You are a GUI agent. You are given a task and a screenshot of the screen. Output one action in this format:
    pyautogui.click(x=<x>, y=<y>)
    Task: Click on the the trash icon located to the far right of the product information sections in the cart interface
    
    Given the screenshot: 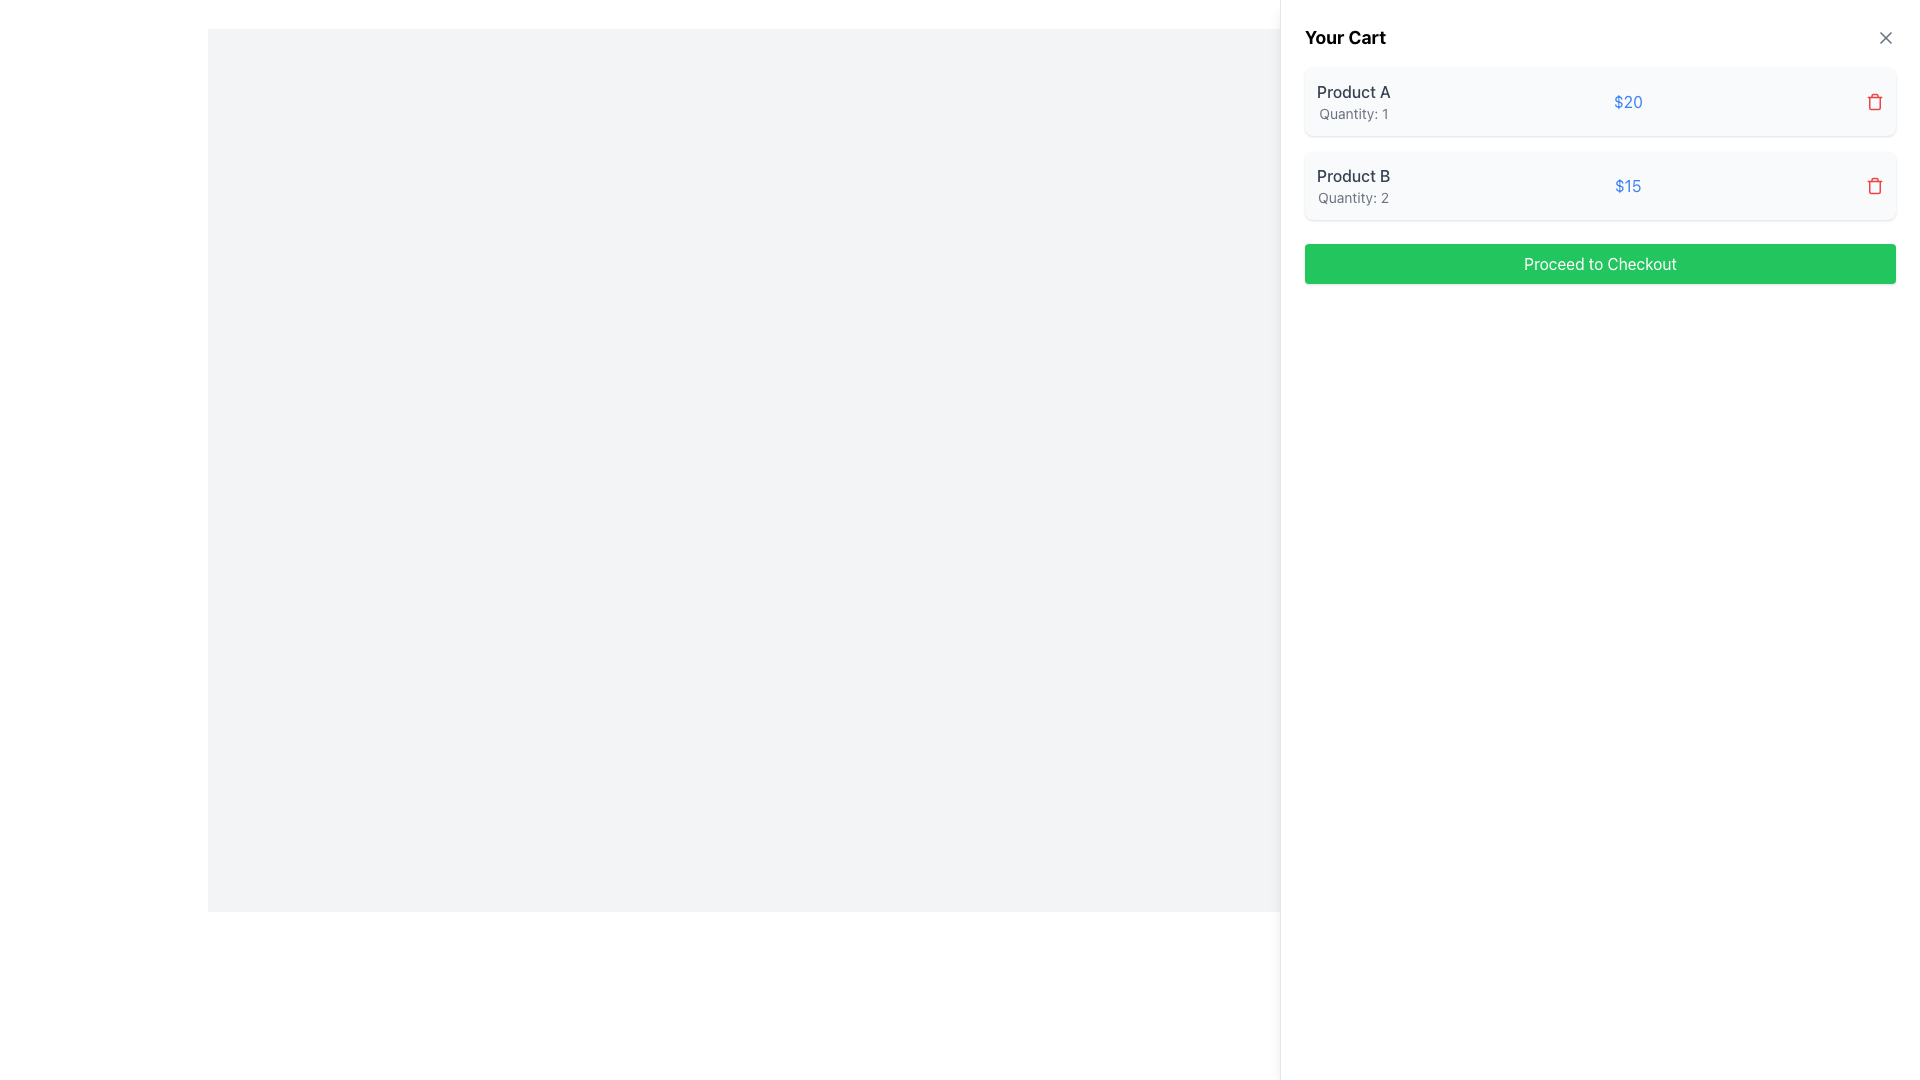 What is the action you would take?
    pyautogui.click(x=1874, y=103)
    